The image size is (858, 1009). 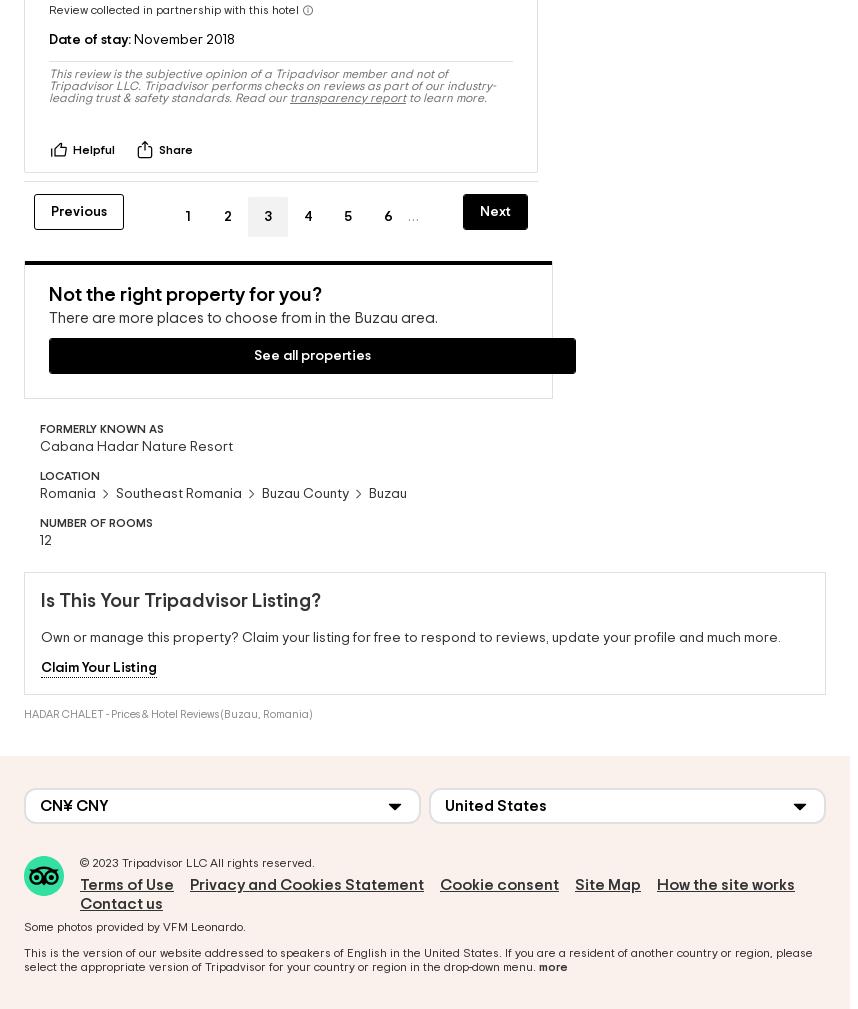 I want to click on 'This is the version of our website addressed to speakers of', so click(x=185, y=947).